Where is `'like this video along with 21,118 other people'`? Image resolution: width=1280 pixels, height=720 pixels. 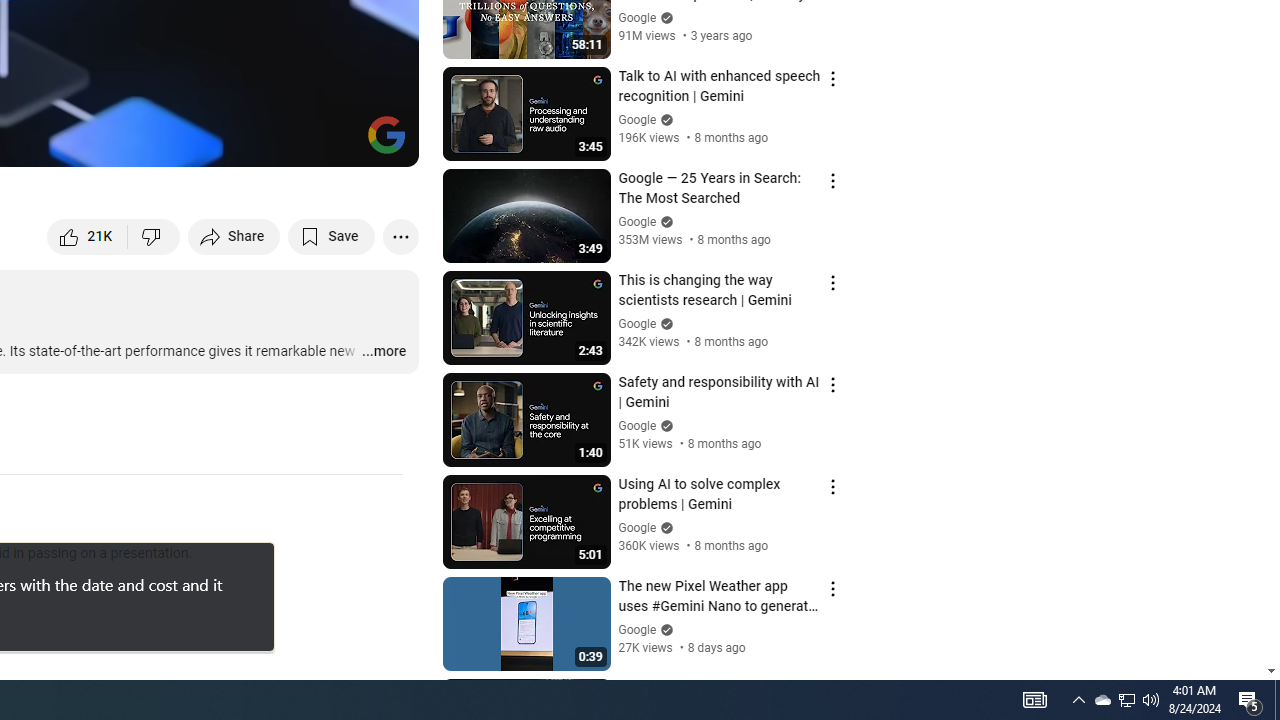 'like this video along with 21,118 other people' is located at coordinates (87, 235).